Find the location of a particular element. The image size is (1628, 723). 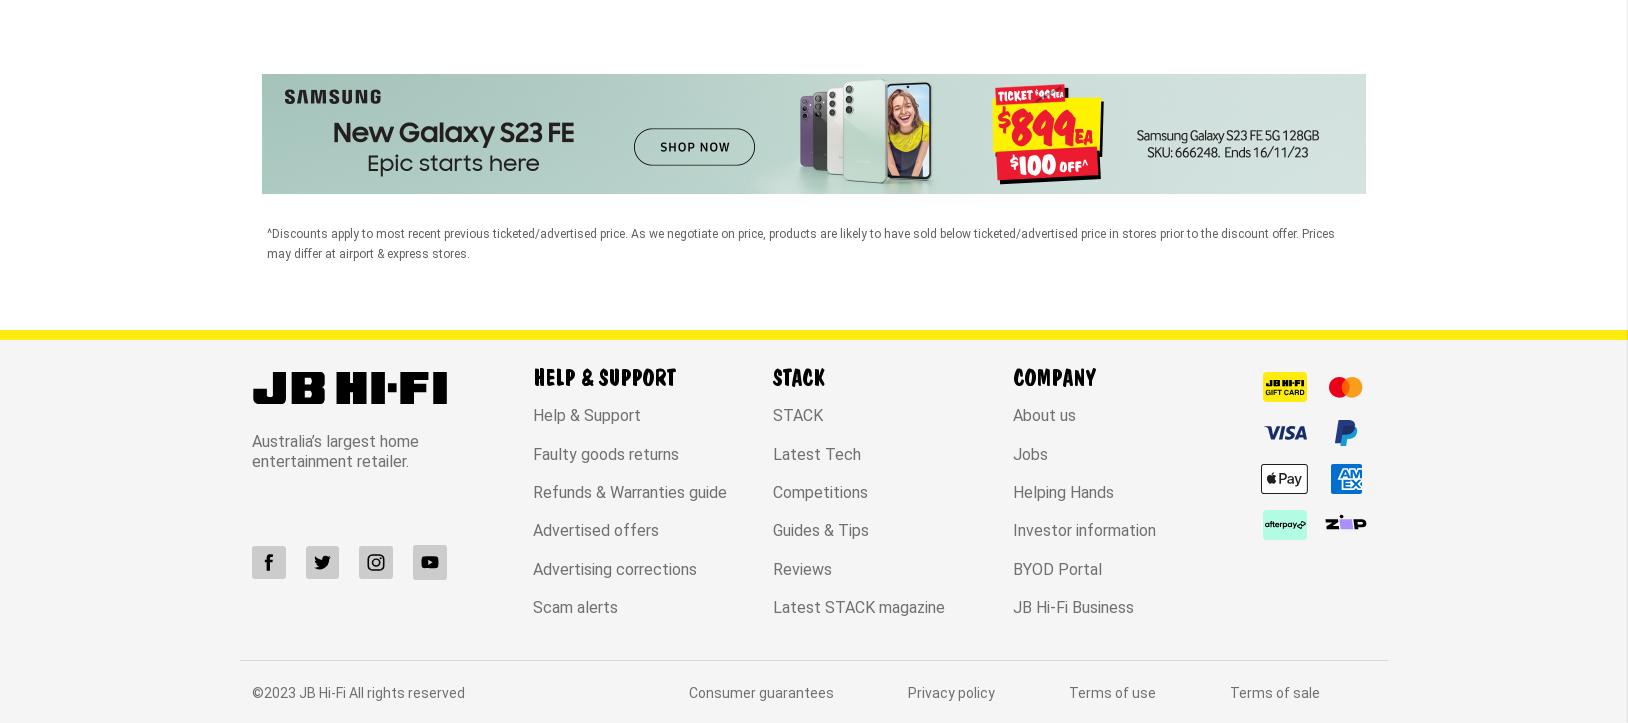

'Company' is located at coordinates (1011, 210).